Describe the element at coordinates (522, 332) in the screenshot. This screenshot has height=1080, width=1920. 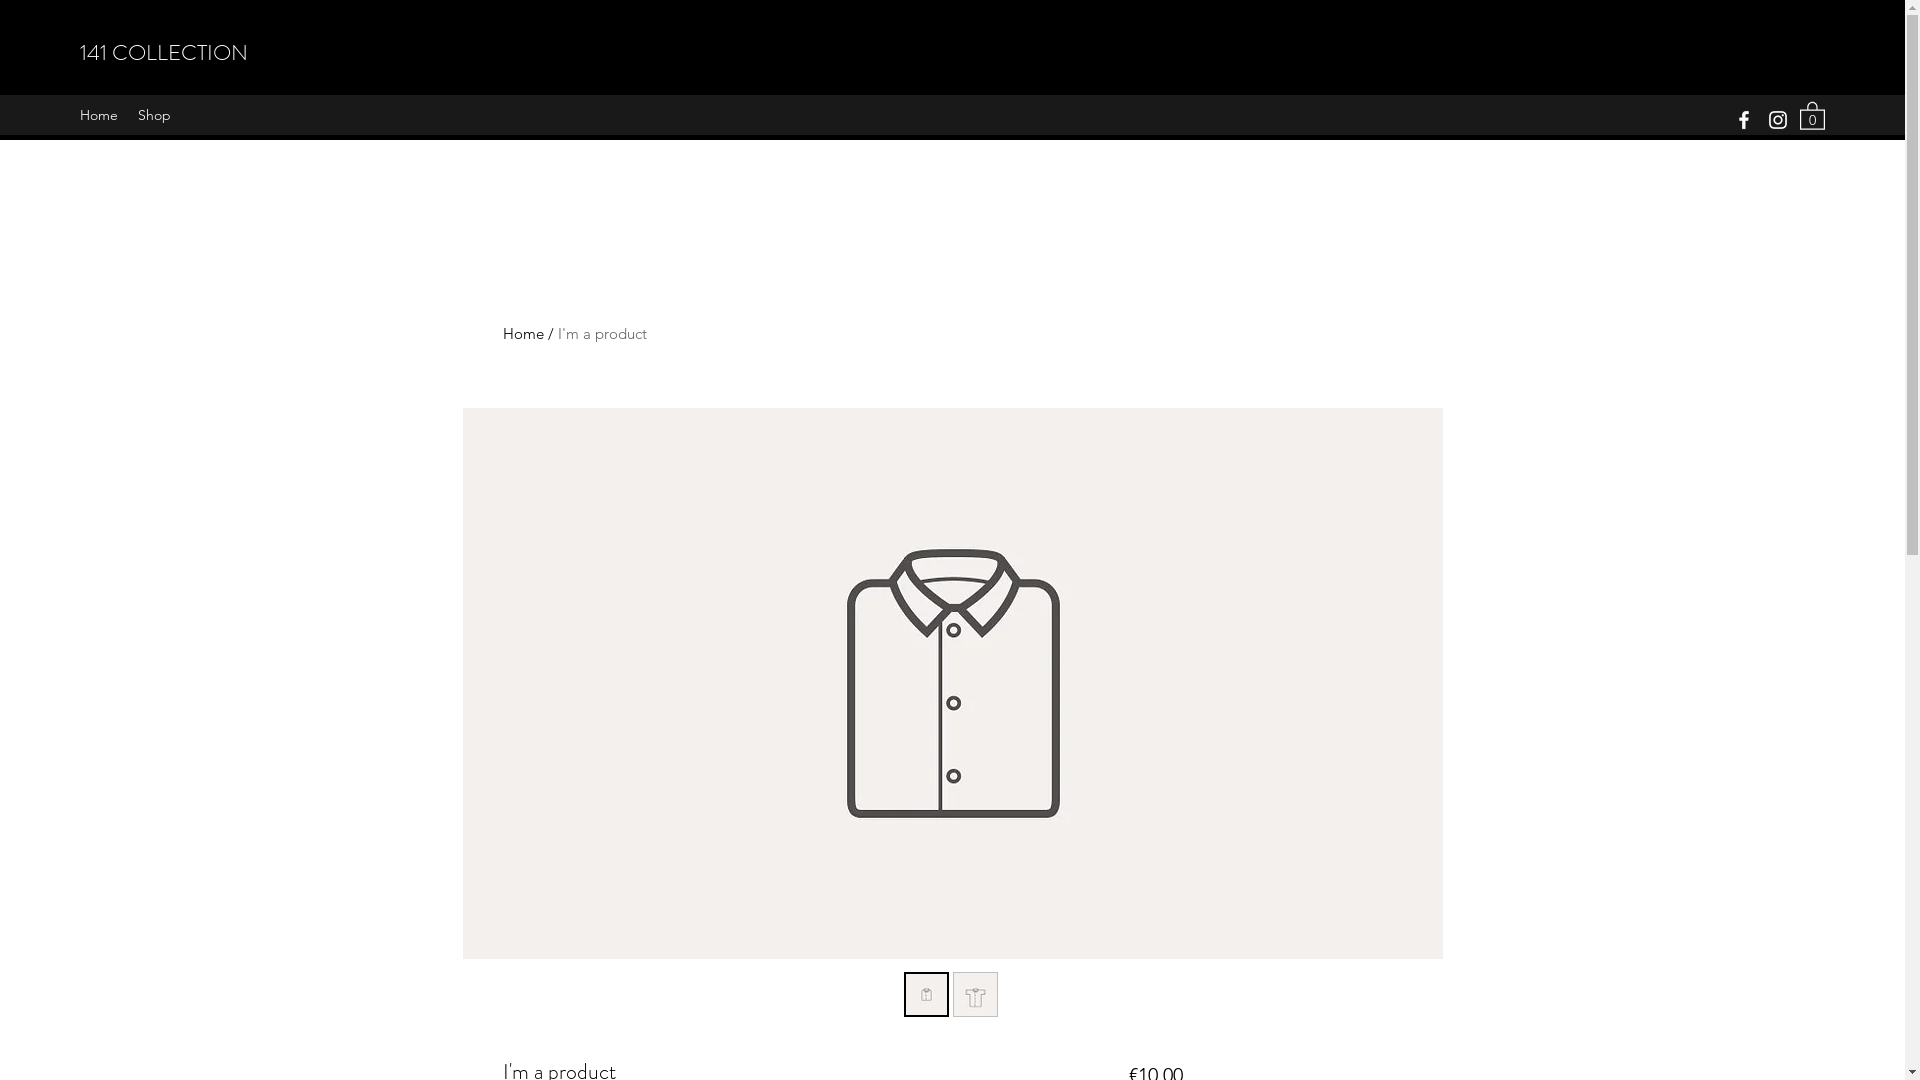
I see `'Home'` at that location.